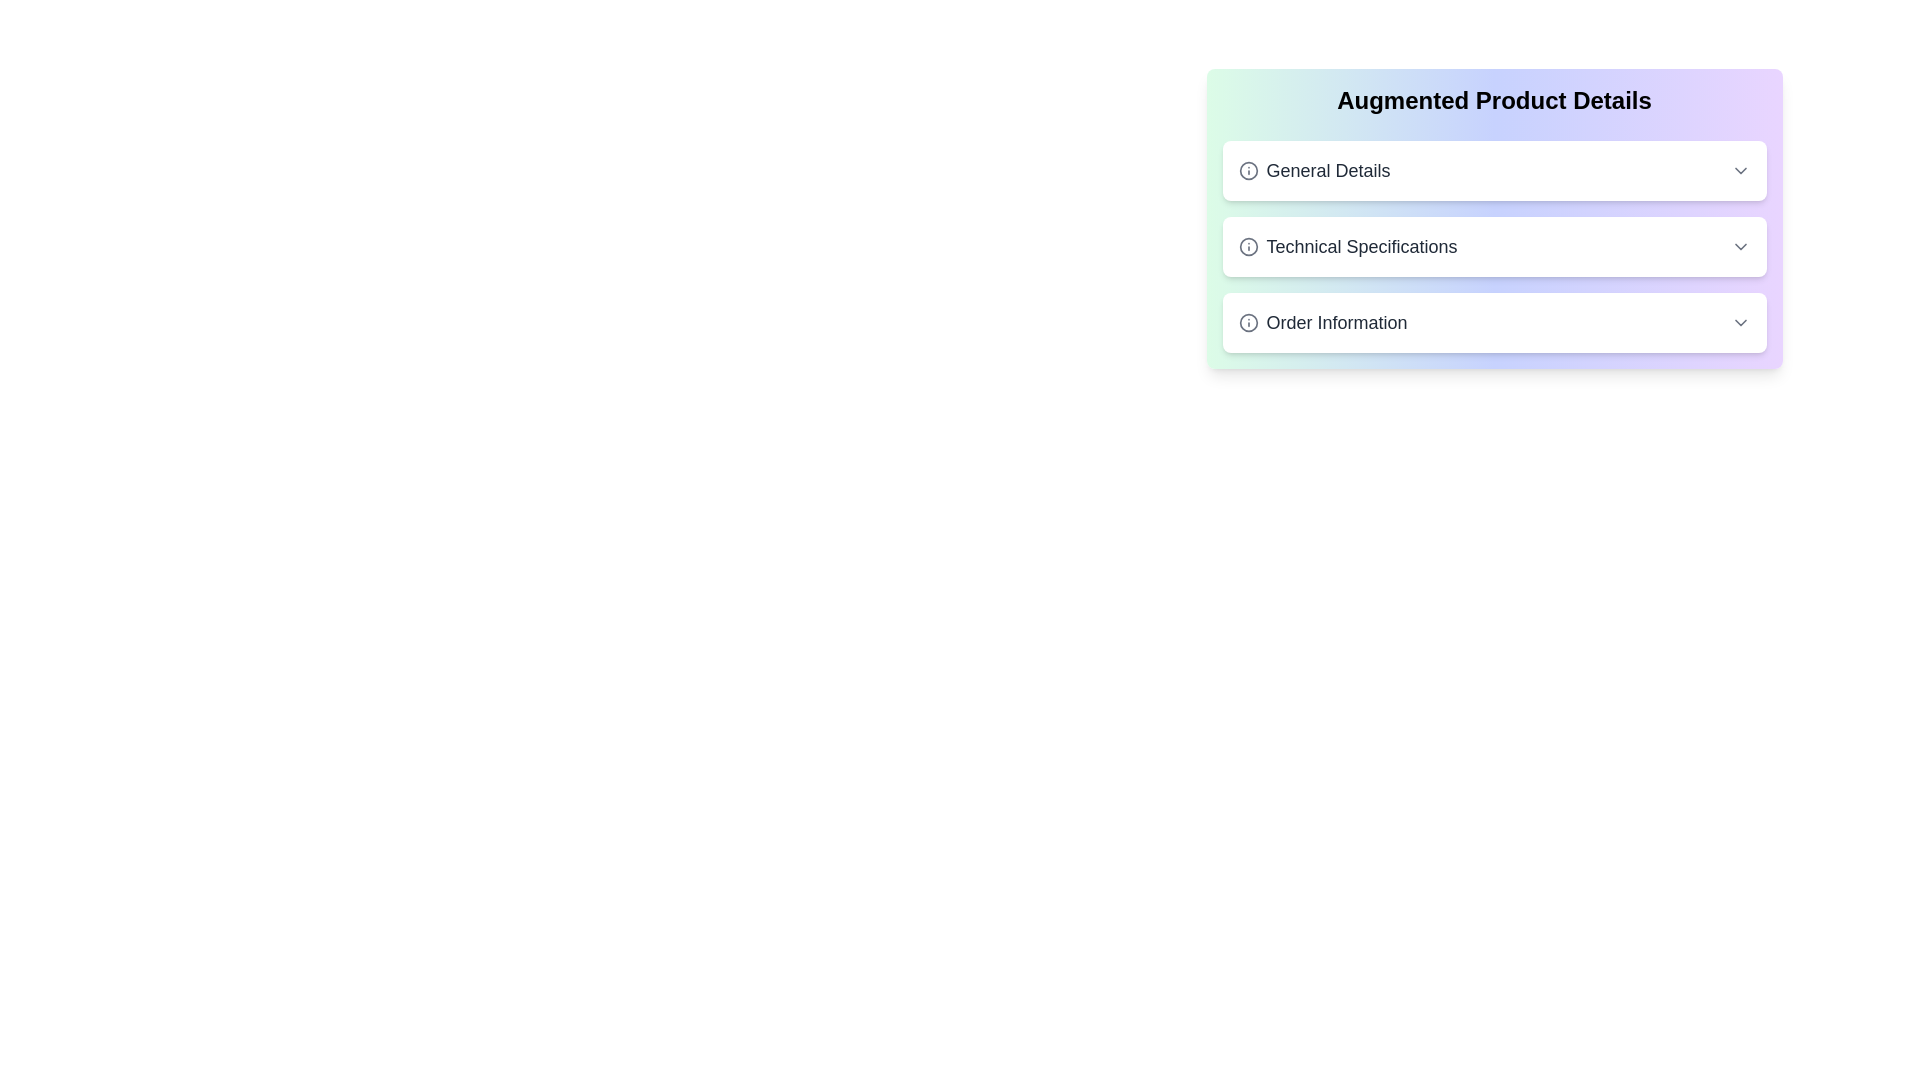 The width and height of the screenshot is (1920, 1080). What do you see at coordinates (1739, 169) in the screenshot?
I see `the downward-pointing chevron icon located at the far right of the row containing the 'General Details' label in the 'Augmented Product Details' section` at bounding box center [1739, 169].